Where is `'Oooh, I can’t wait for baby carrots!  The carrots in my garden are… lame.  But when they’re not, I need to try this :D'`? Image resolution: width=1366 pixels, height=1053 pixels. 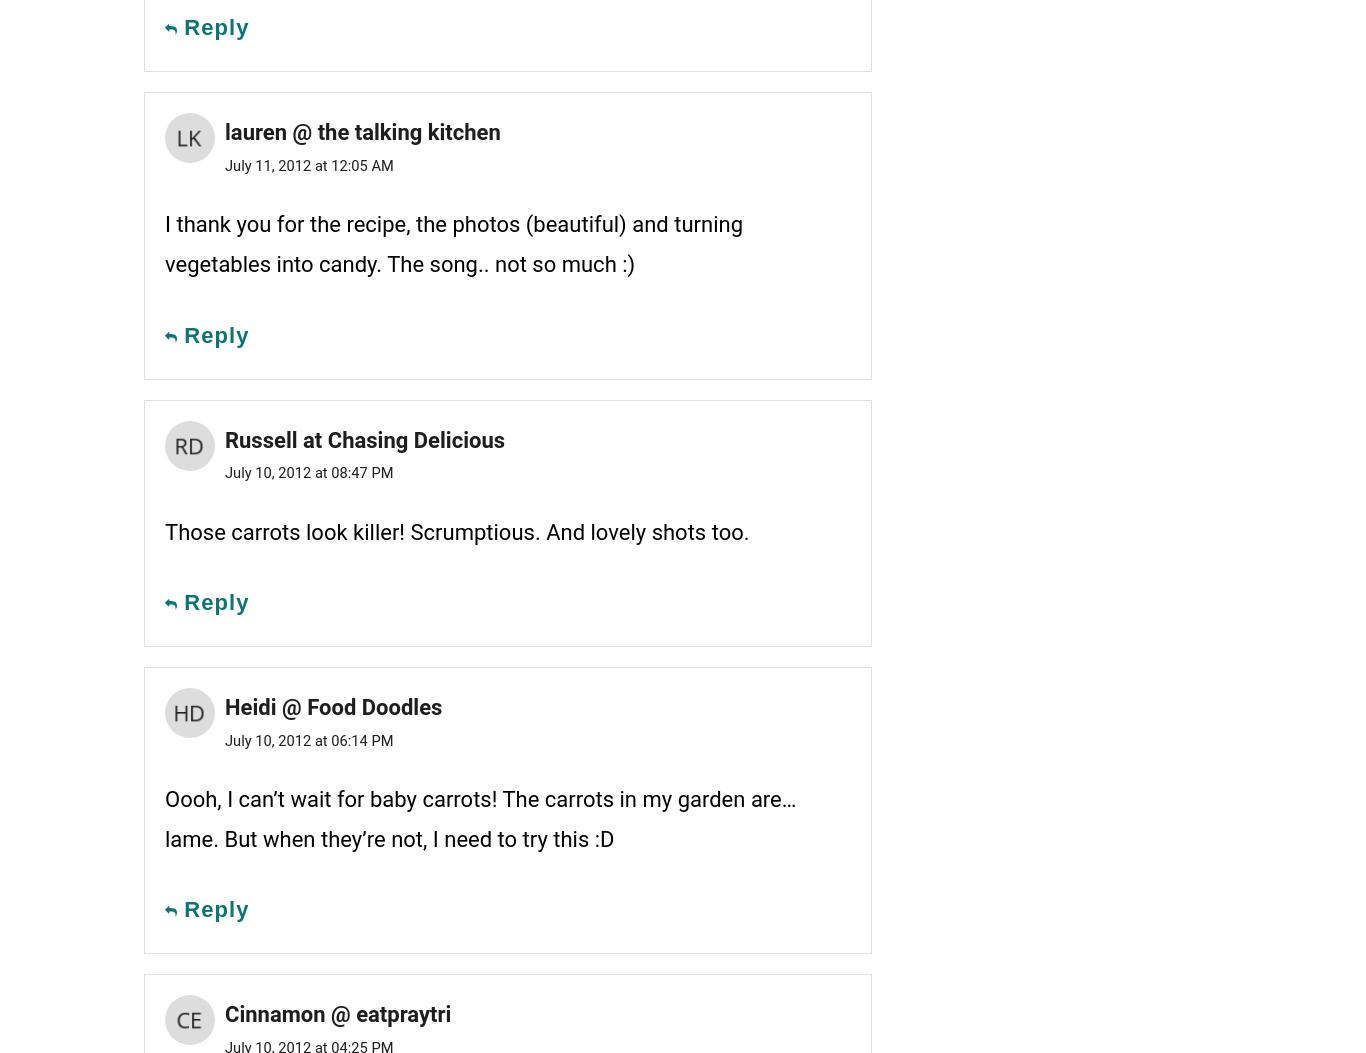
'Oooh, I can’t wait for baby carrots!  The carrots in my garden are… lame.  But when they’re not, I need to try this :D' is located at coordinates (480, 818).